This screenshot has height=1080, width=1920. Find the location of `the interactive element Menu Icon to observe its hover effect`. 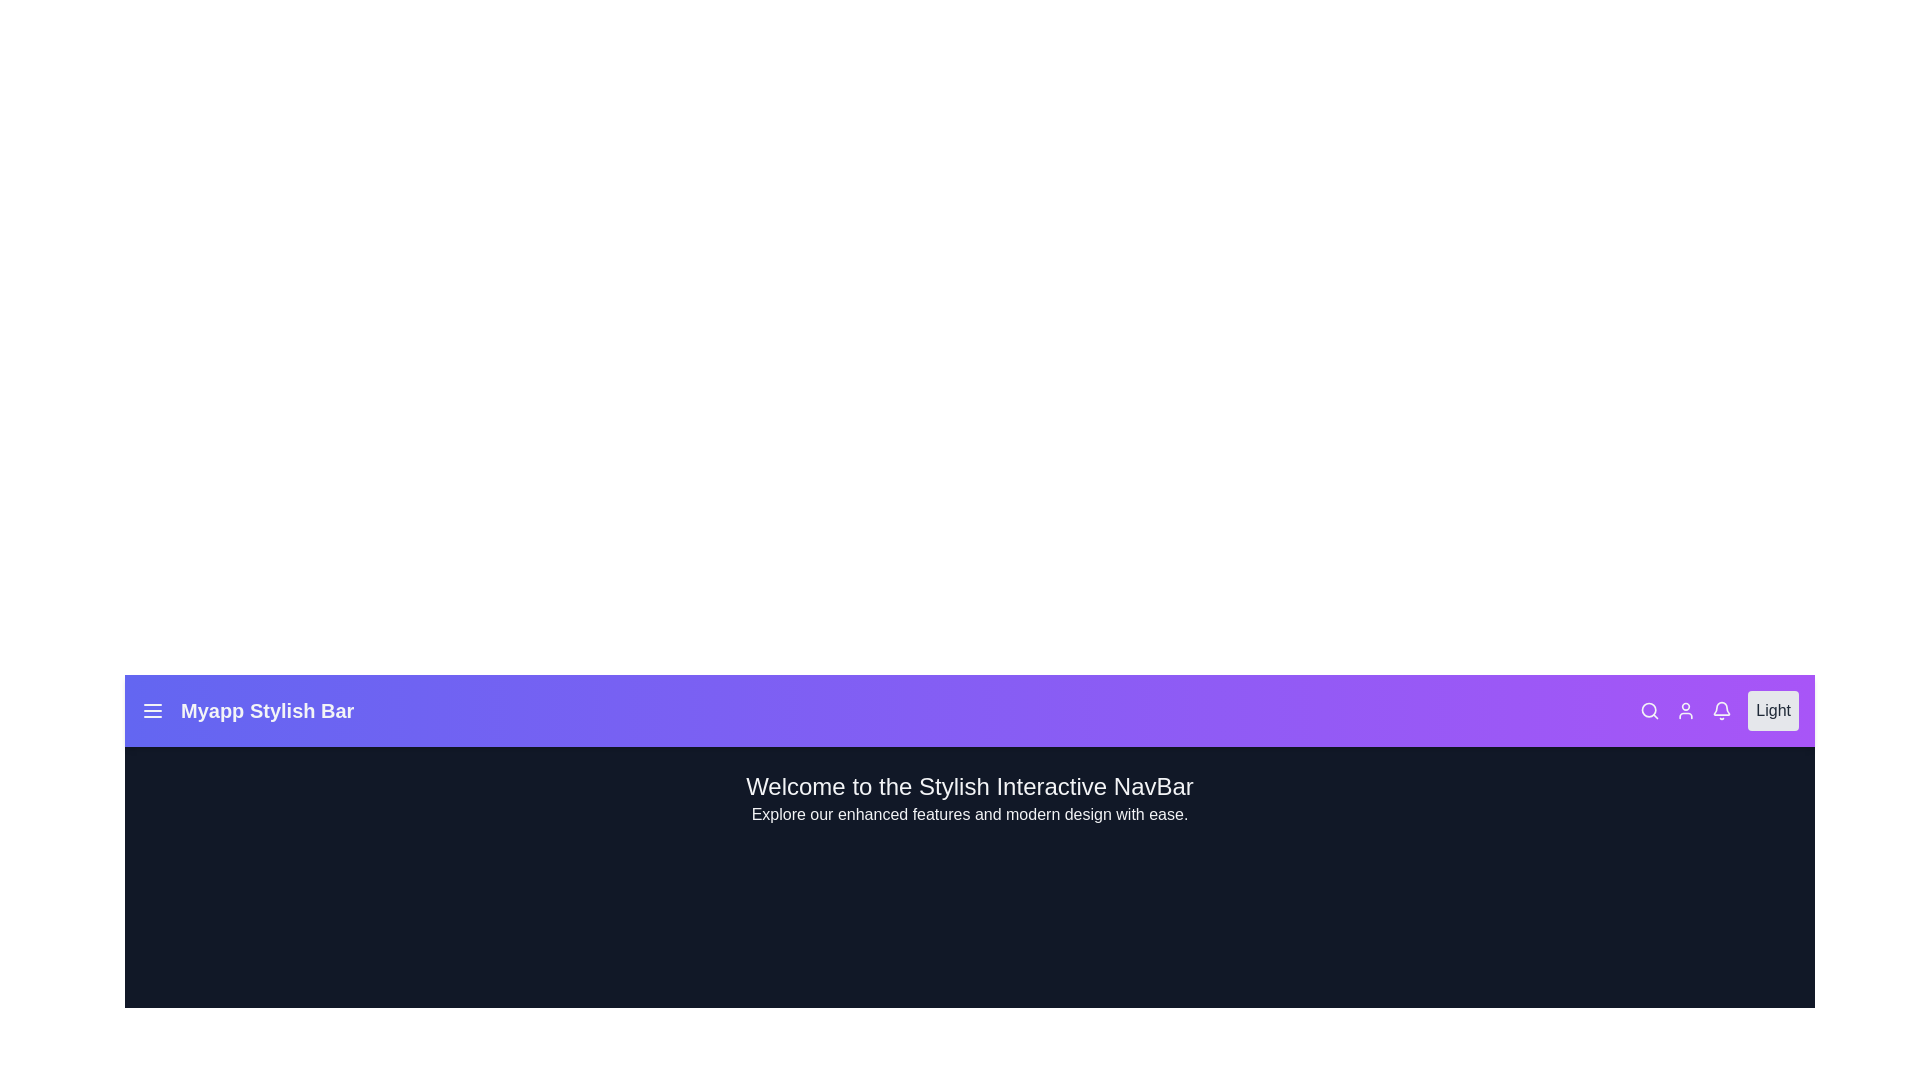

the interactive element Menu Icon to observe its hover effect is located at coordinates (152, 709).